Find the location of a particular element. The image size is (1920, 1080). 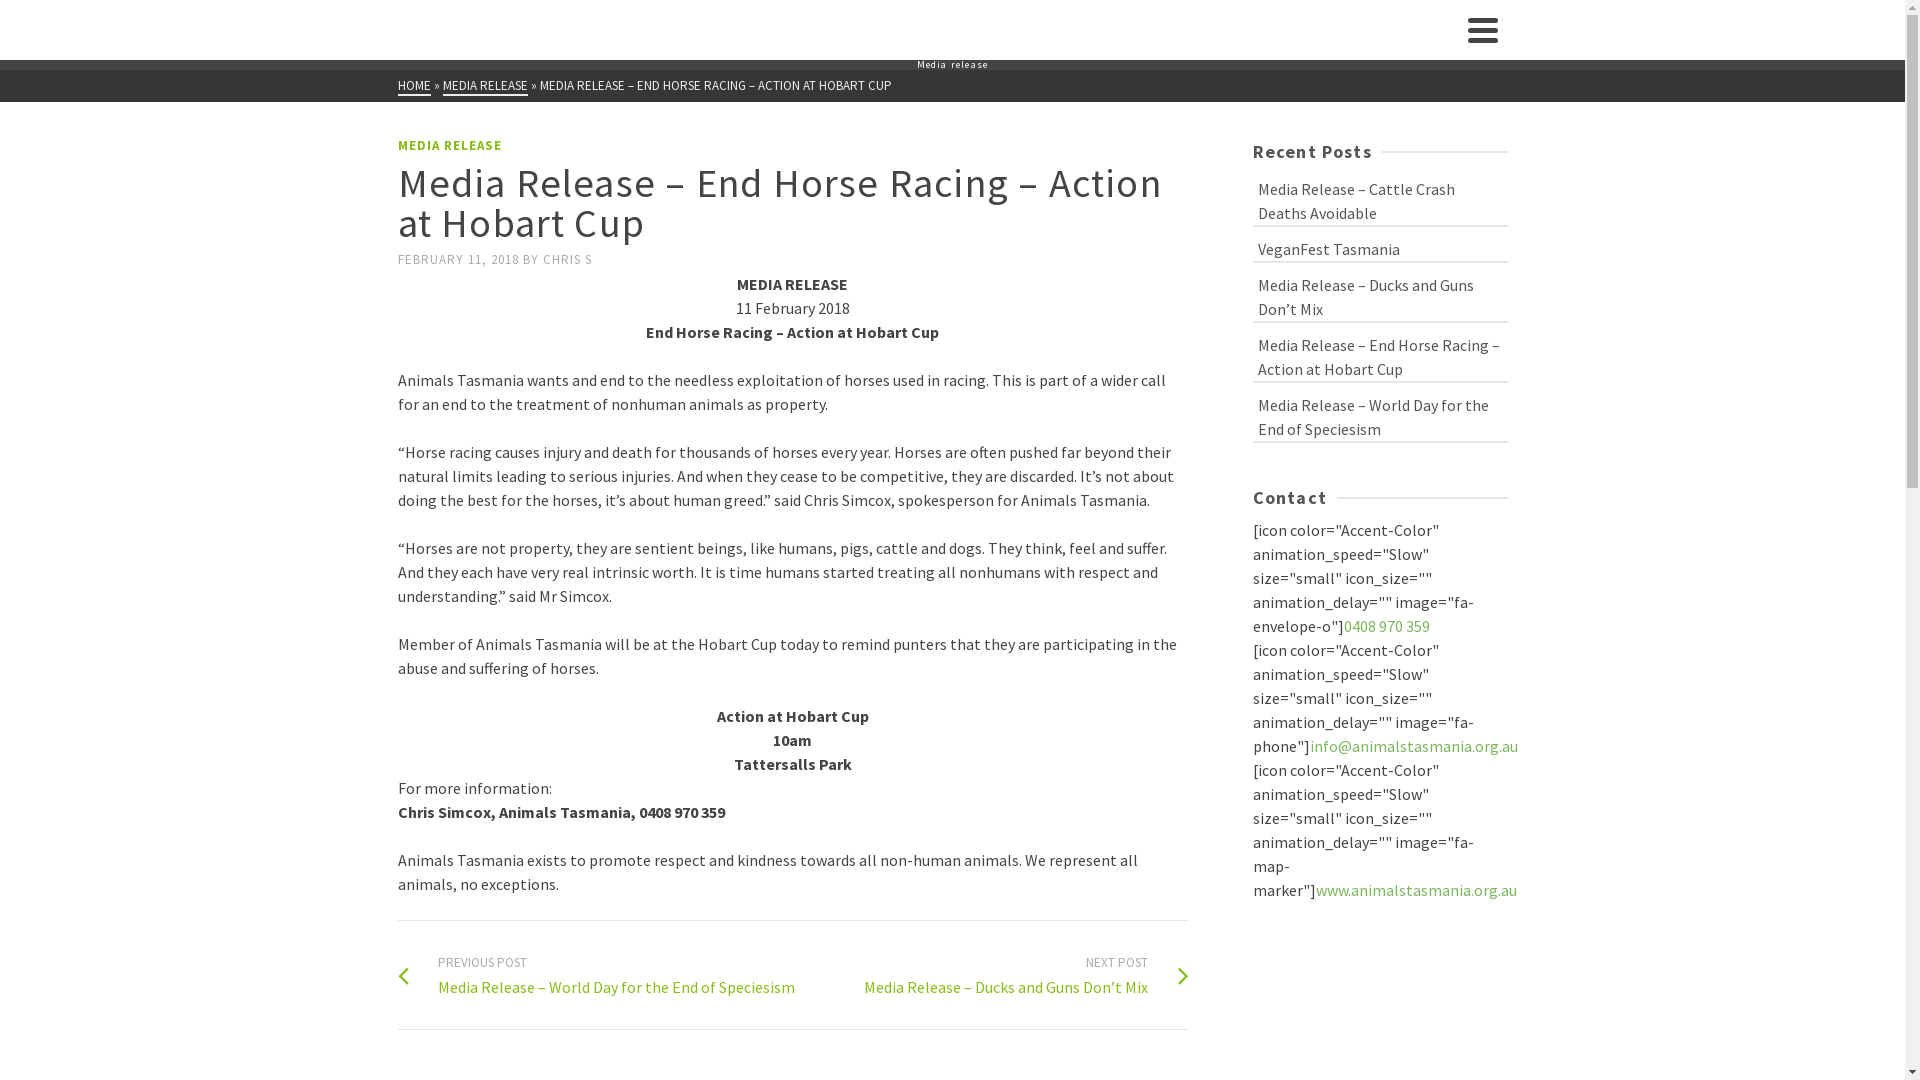

'MEDIA RELEASE' is located at coordinates (449, 144).